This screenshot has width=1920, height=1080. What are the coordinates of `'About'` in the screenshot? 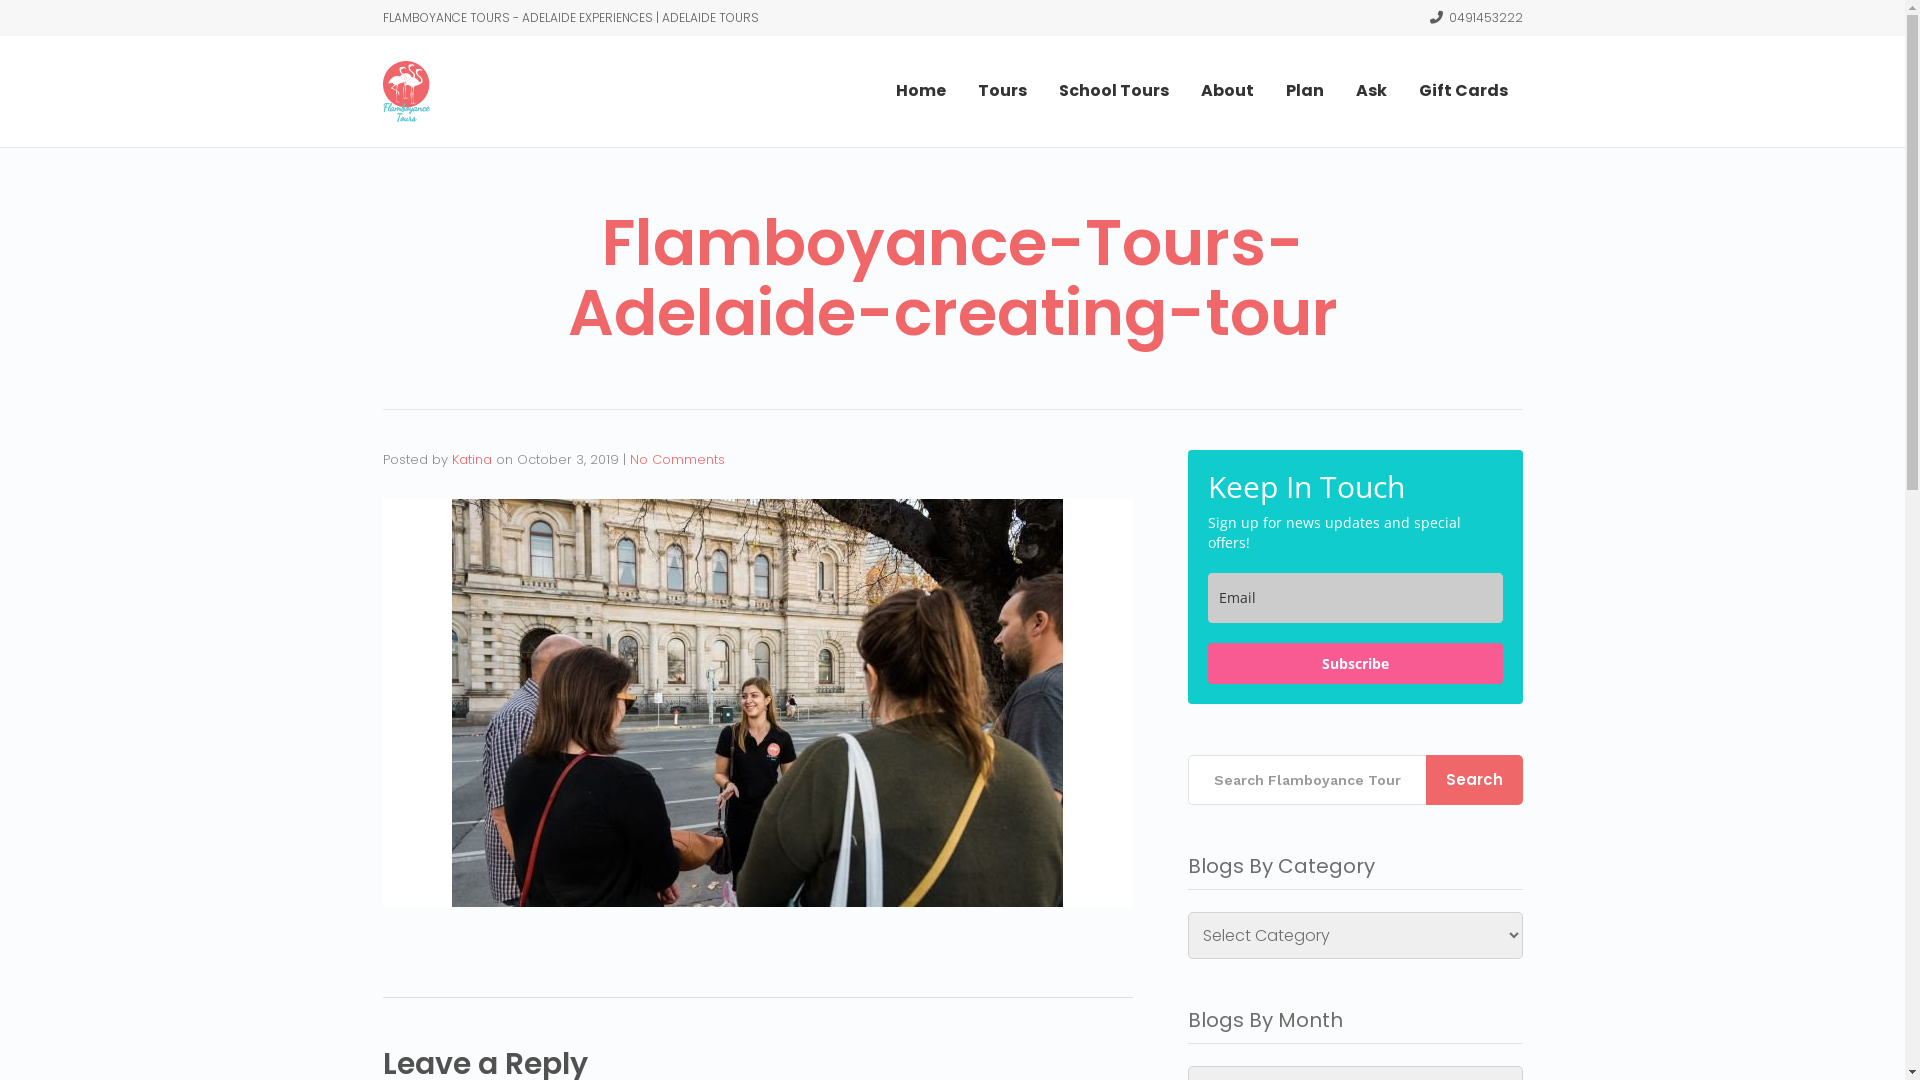 It's located at (1225, 91).